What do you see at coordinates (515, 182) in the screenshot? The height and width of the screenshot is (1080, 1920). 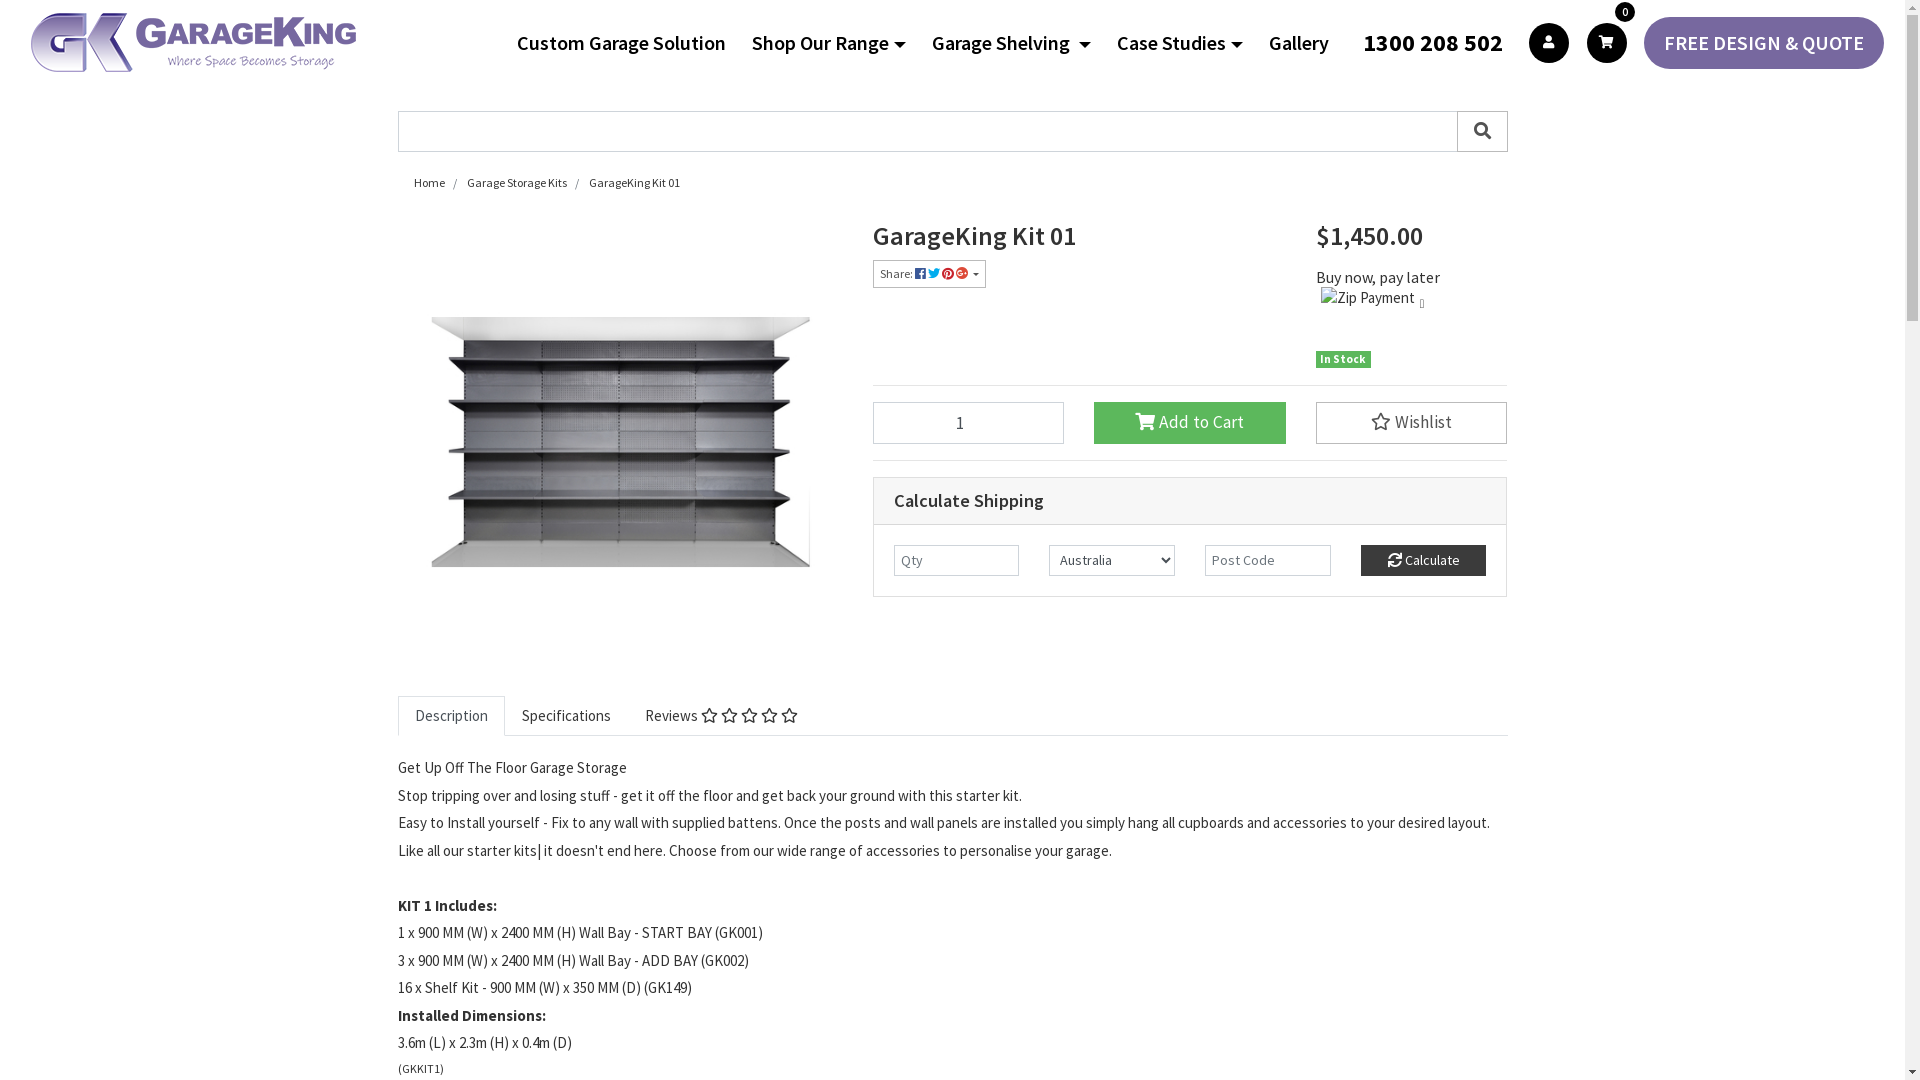 I see `'Garage Storage Kits'` at bounding box center [515, 182].